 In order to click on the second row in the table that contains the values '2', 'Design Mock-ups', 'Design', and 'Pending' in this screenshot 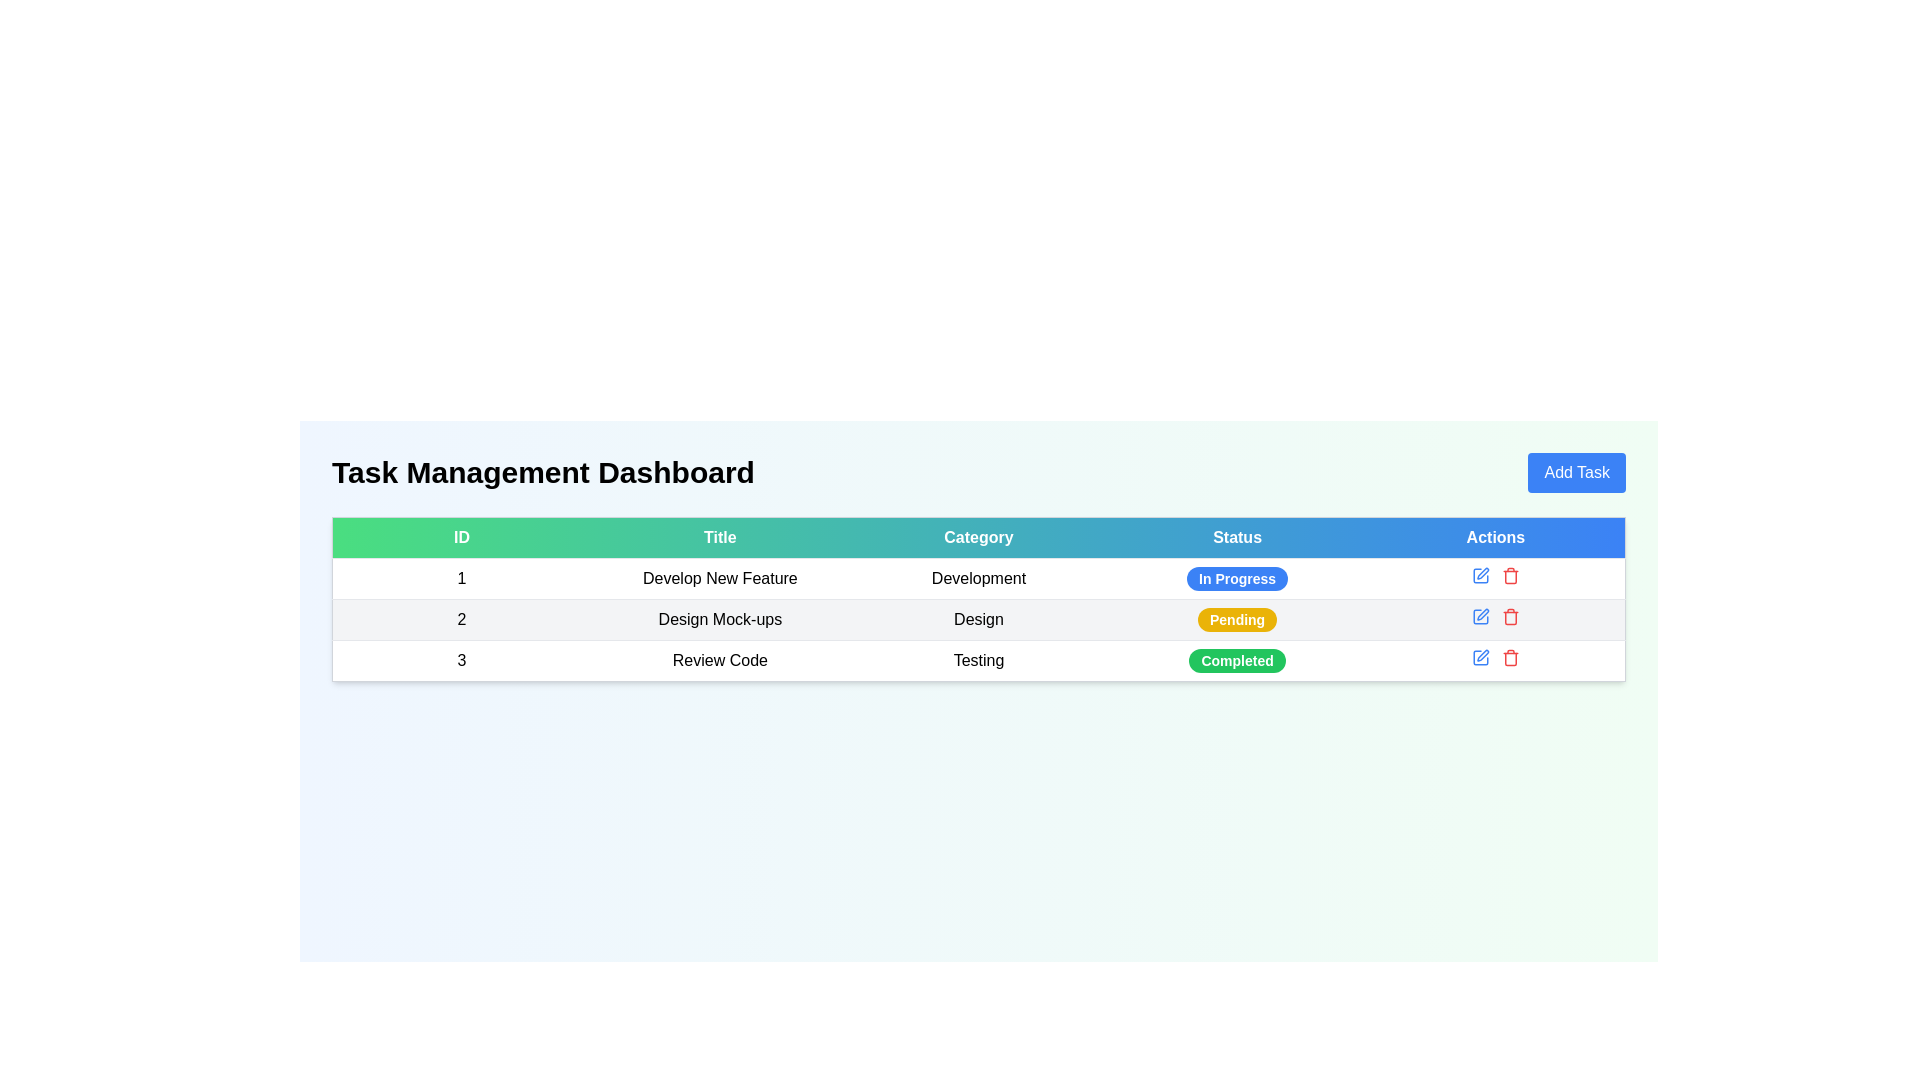, I will do `click(979, 619)`.